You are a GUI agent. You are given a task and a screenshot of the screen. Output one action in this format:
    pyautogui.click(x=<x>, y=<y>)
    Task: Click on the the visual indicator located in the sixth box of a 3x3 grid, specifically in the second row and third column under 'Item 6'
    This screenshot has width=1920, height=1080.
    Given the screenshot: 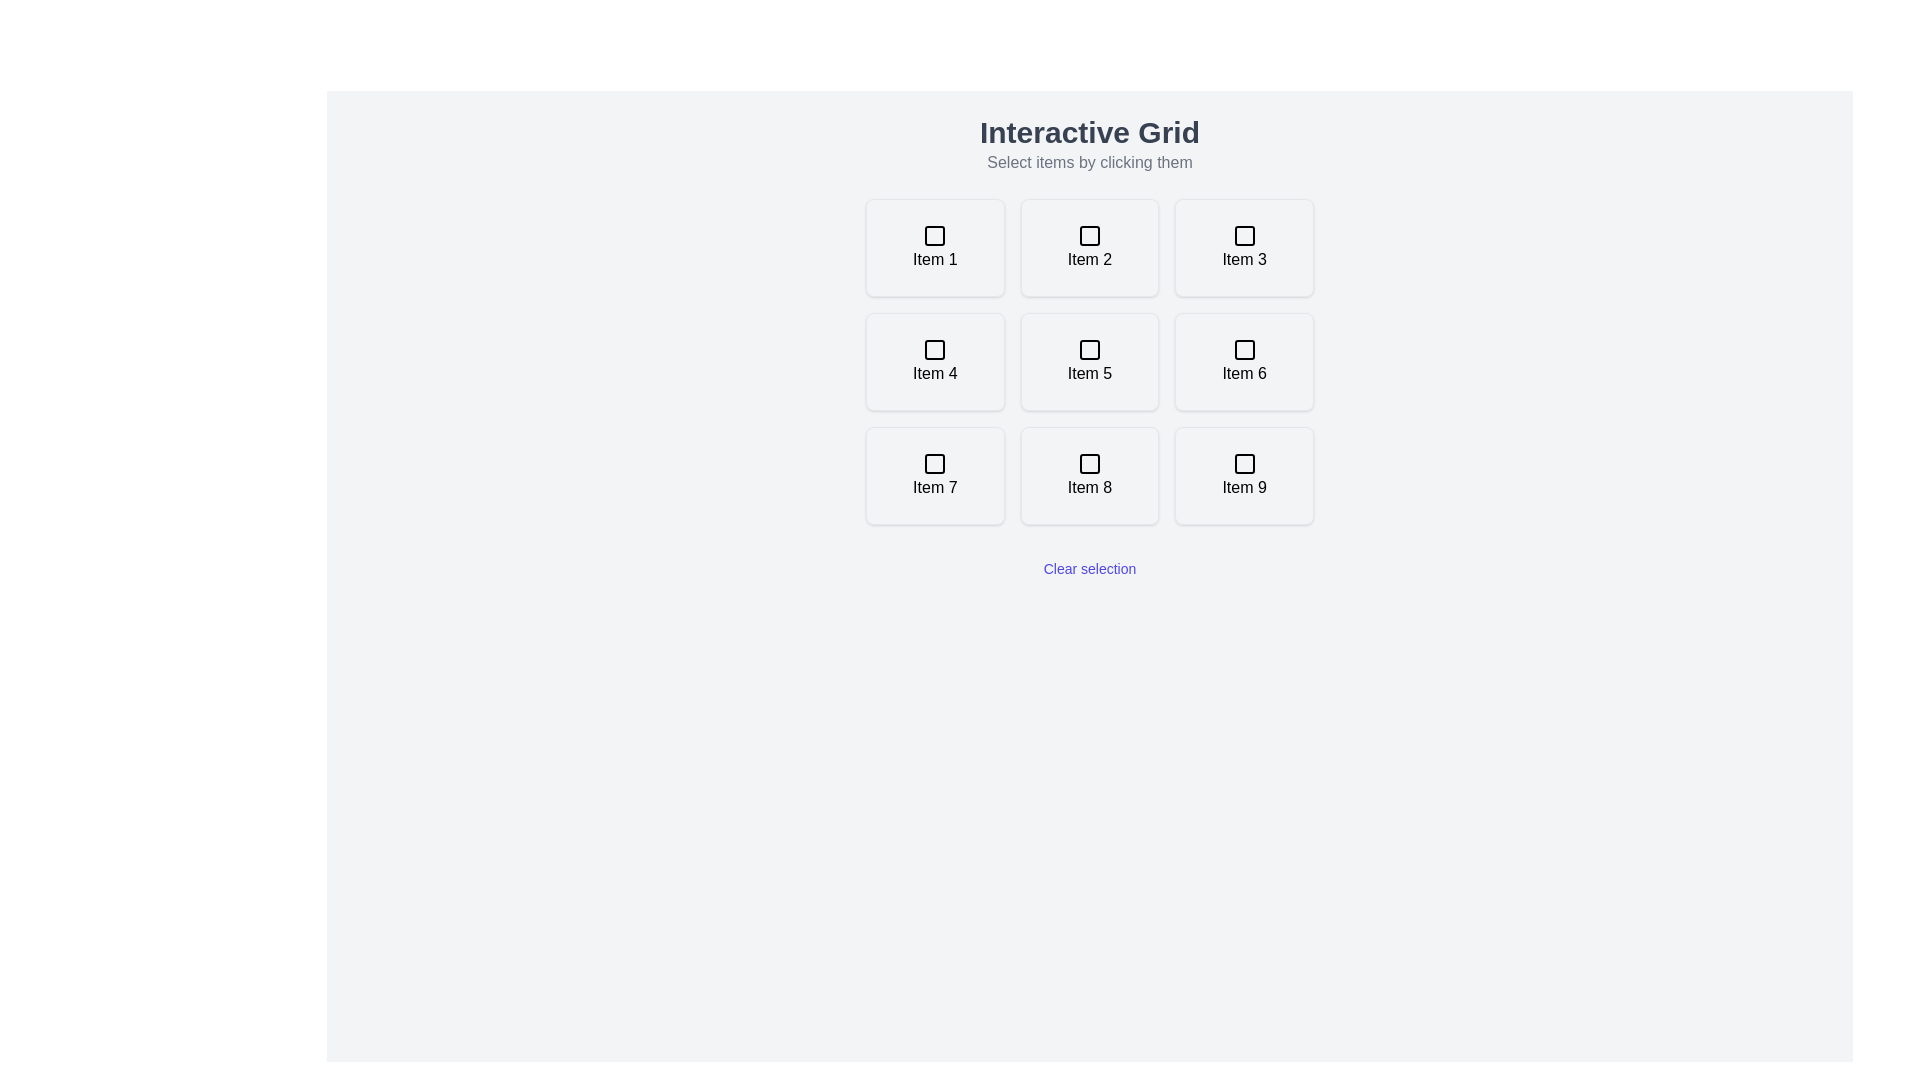 What is the action you would take?
    pyautogui.click(x=1243, y=349)
    